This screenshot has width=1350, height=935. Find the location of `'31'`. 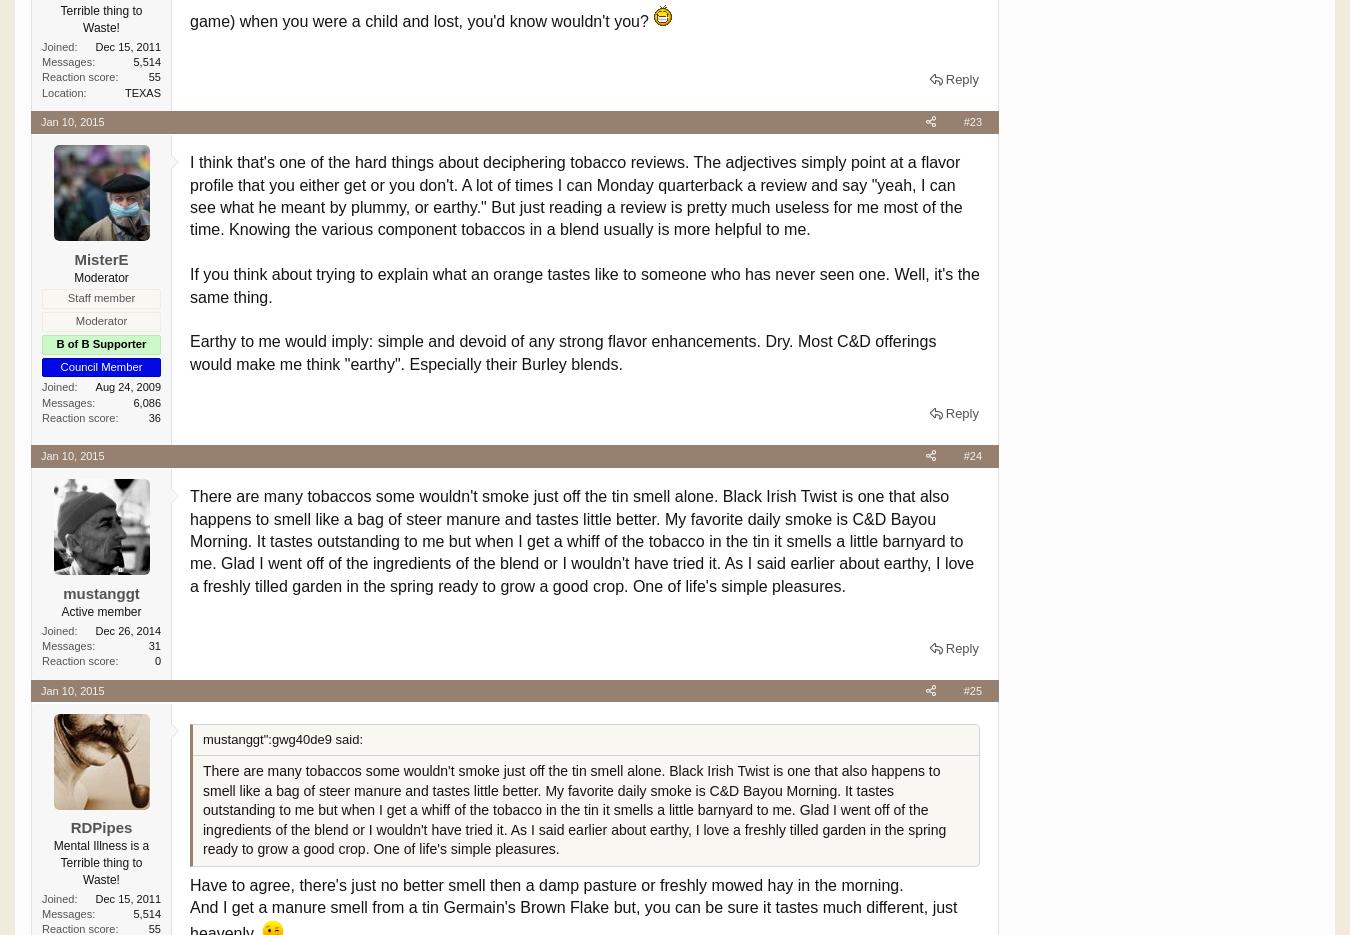

'31' is located at coordinates (154, 644).